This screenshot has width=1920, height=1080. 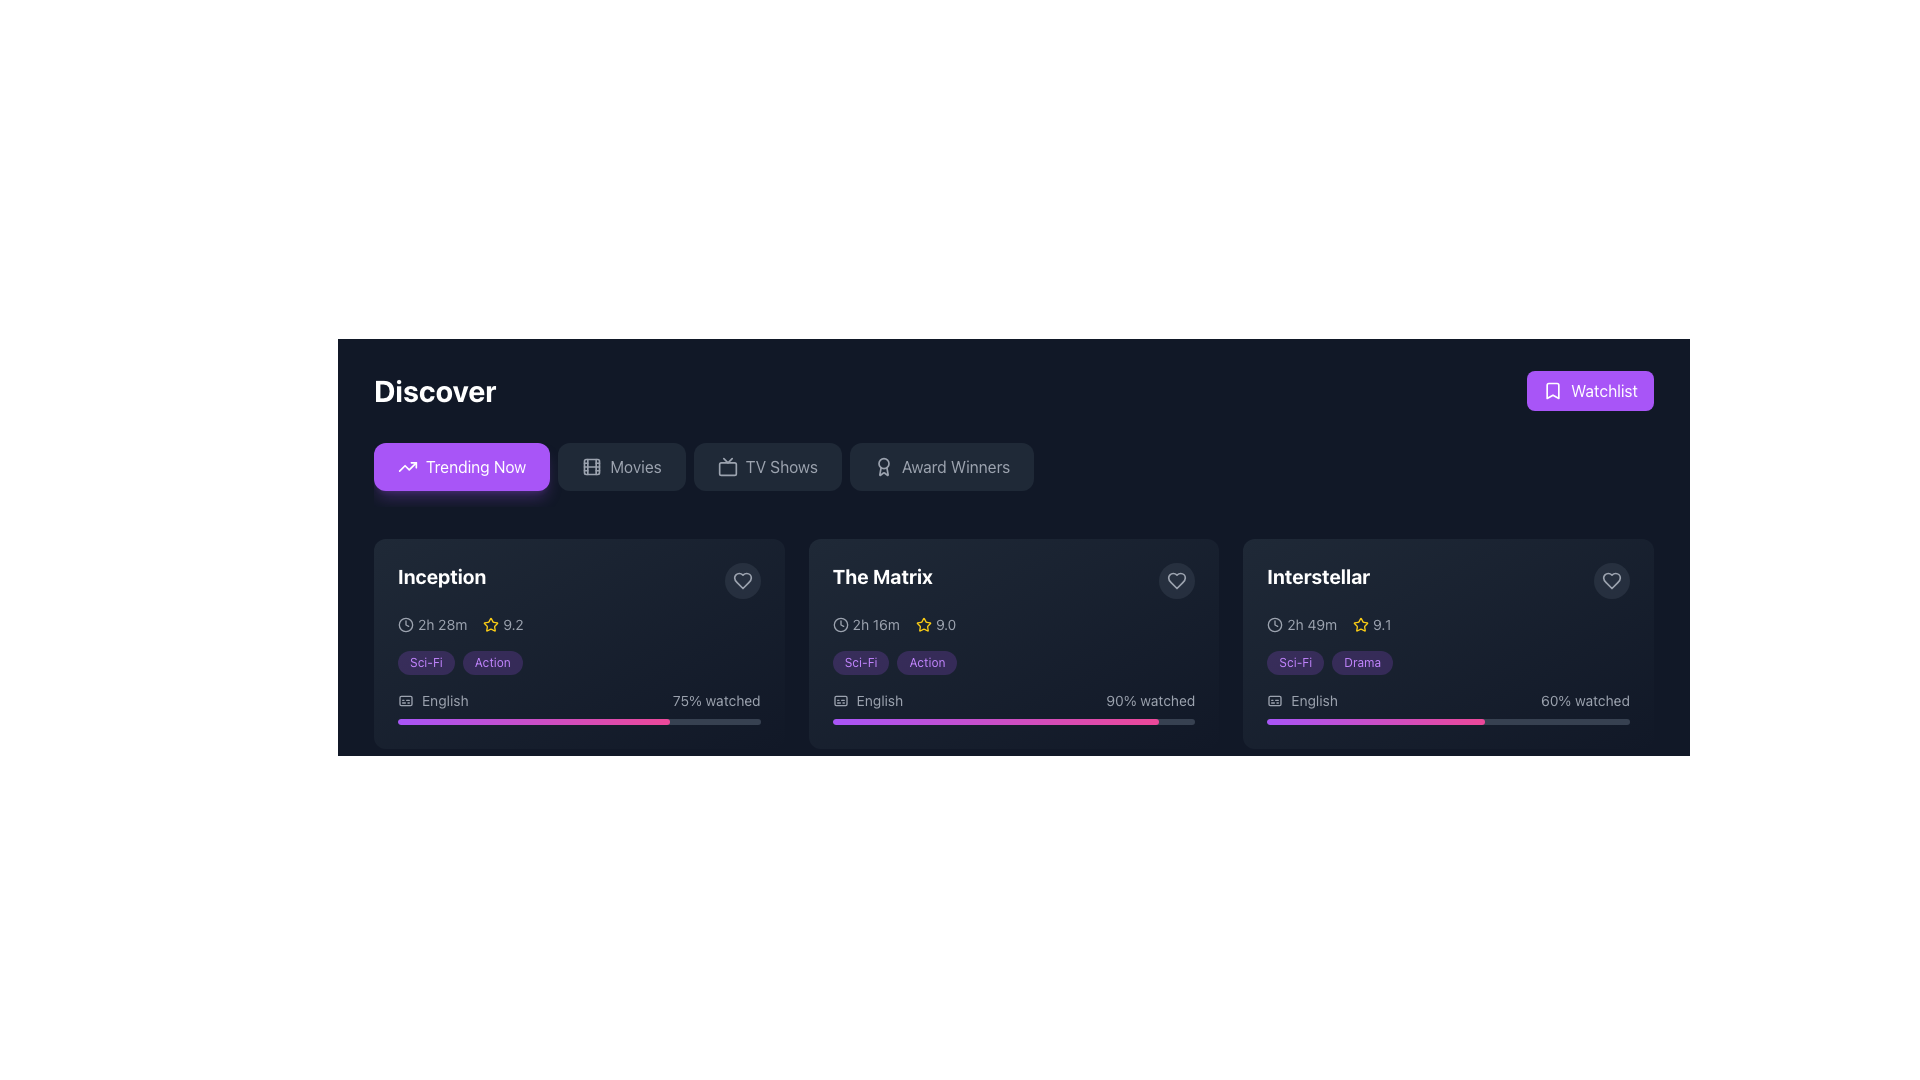 What do you see at coordinates (882, 463) in the screenshot?
I see `the decorative SVG graphic (circle) representing the 'Award Winners' section, located in the upper section of the interface` at bounding box center [882, 463].